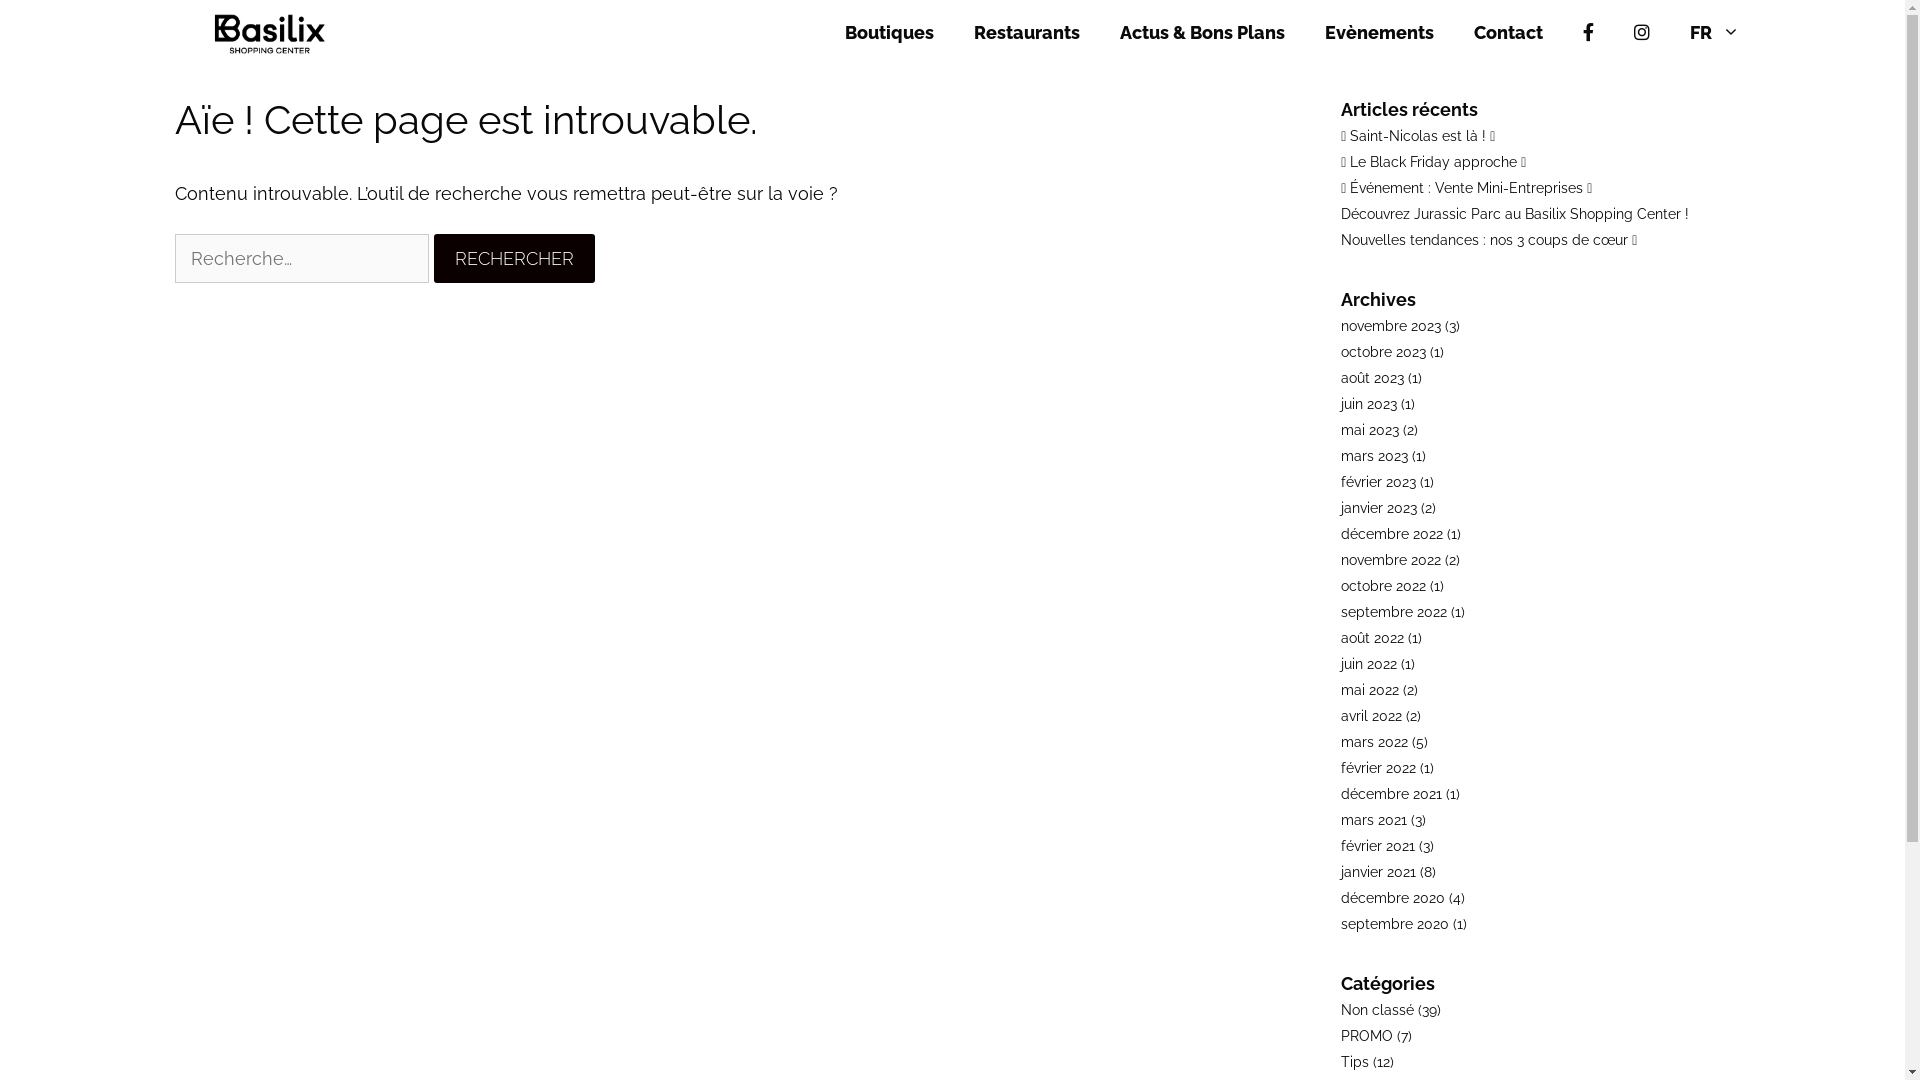  Describe the element at coordinates (1390, 559) in the screenshot. I see `'novembre 2022'` at that location.